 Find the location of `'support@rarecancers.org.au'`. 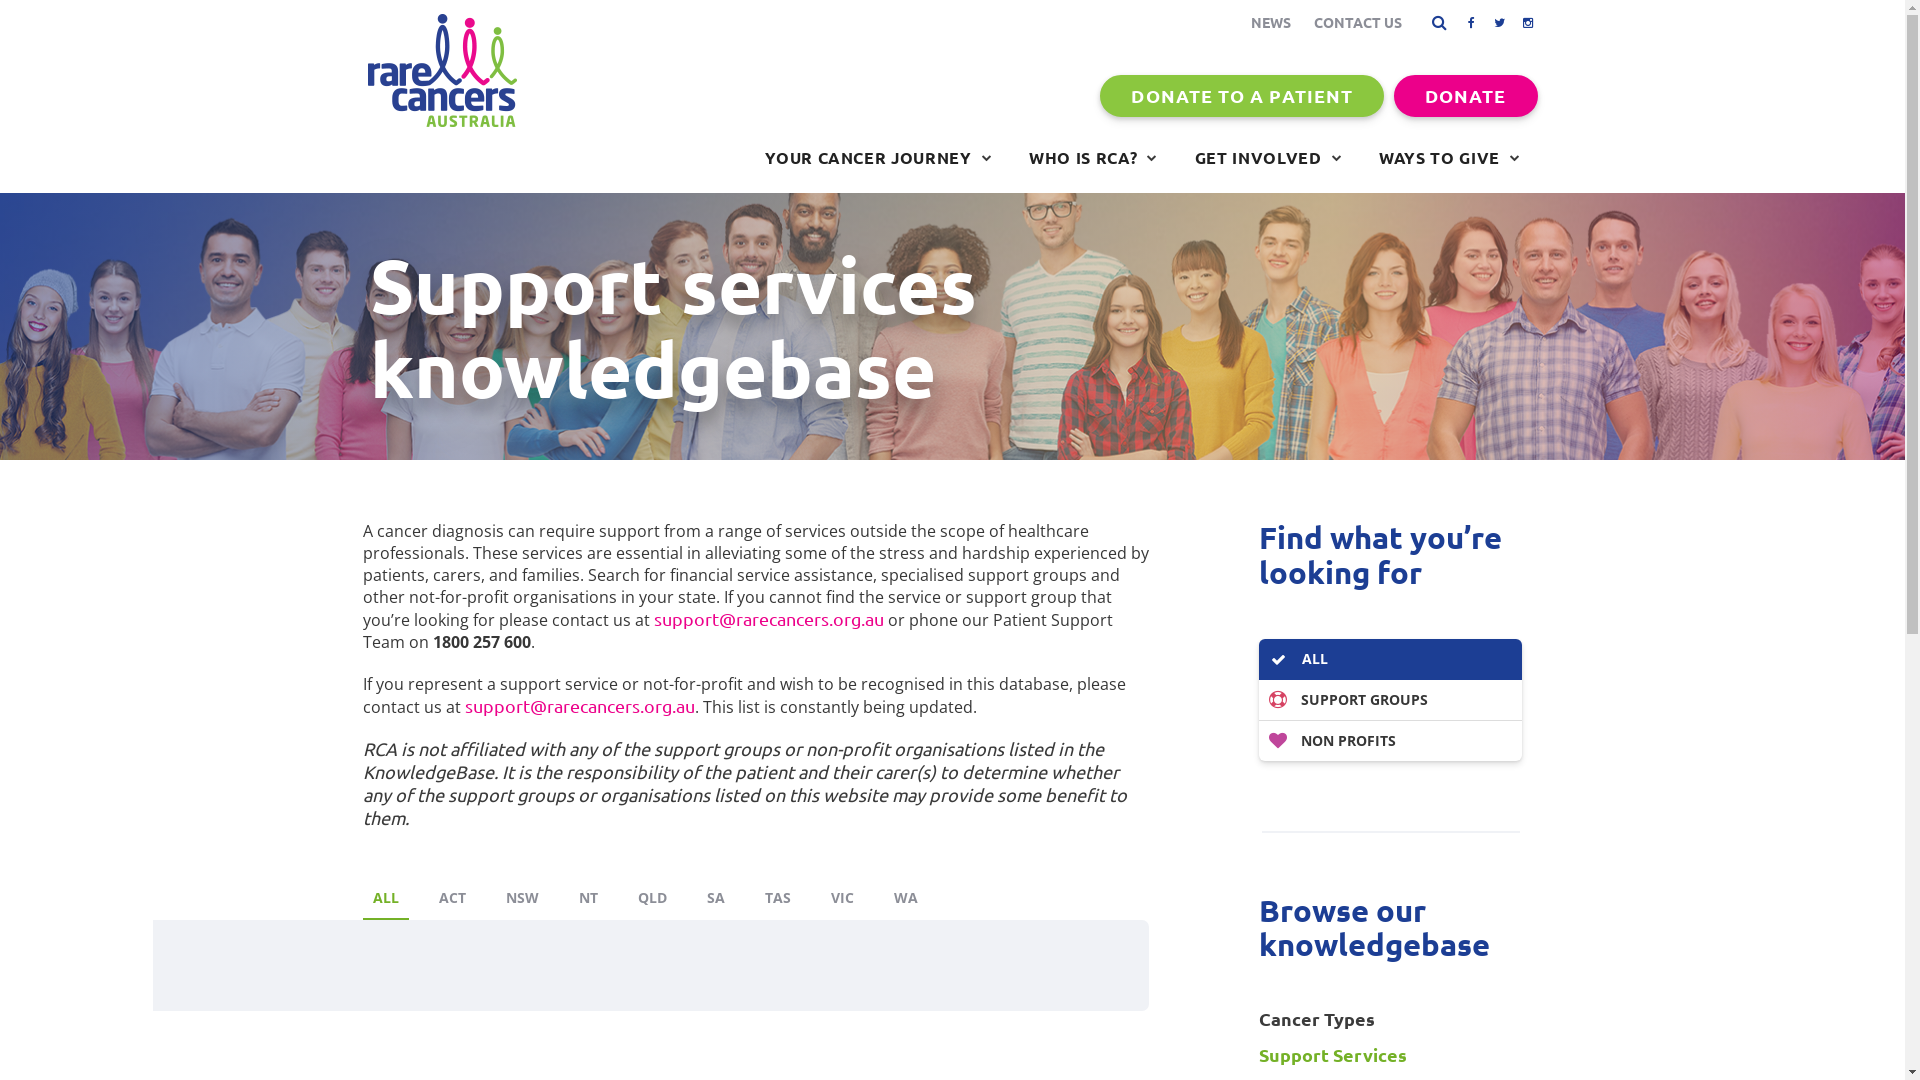

'support@rarecancers.org.au' is located at coordinates (578, 704).